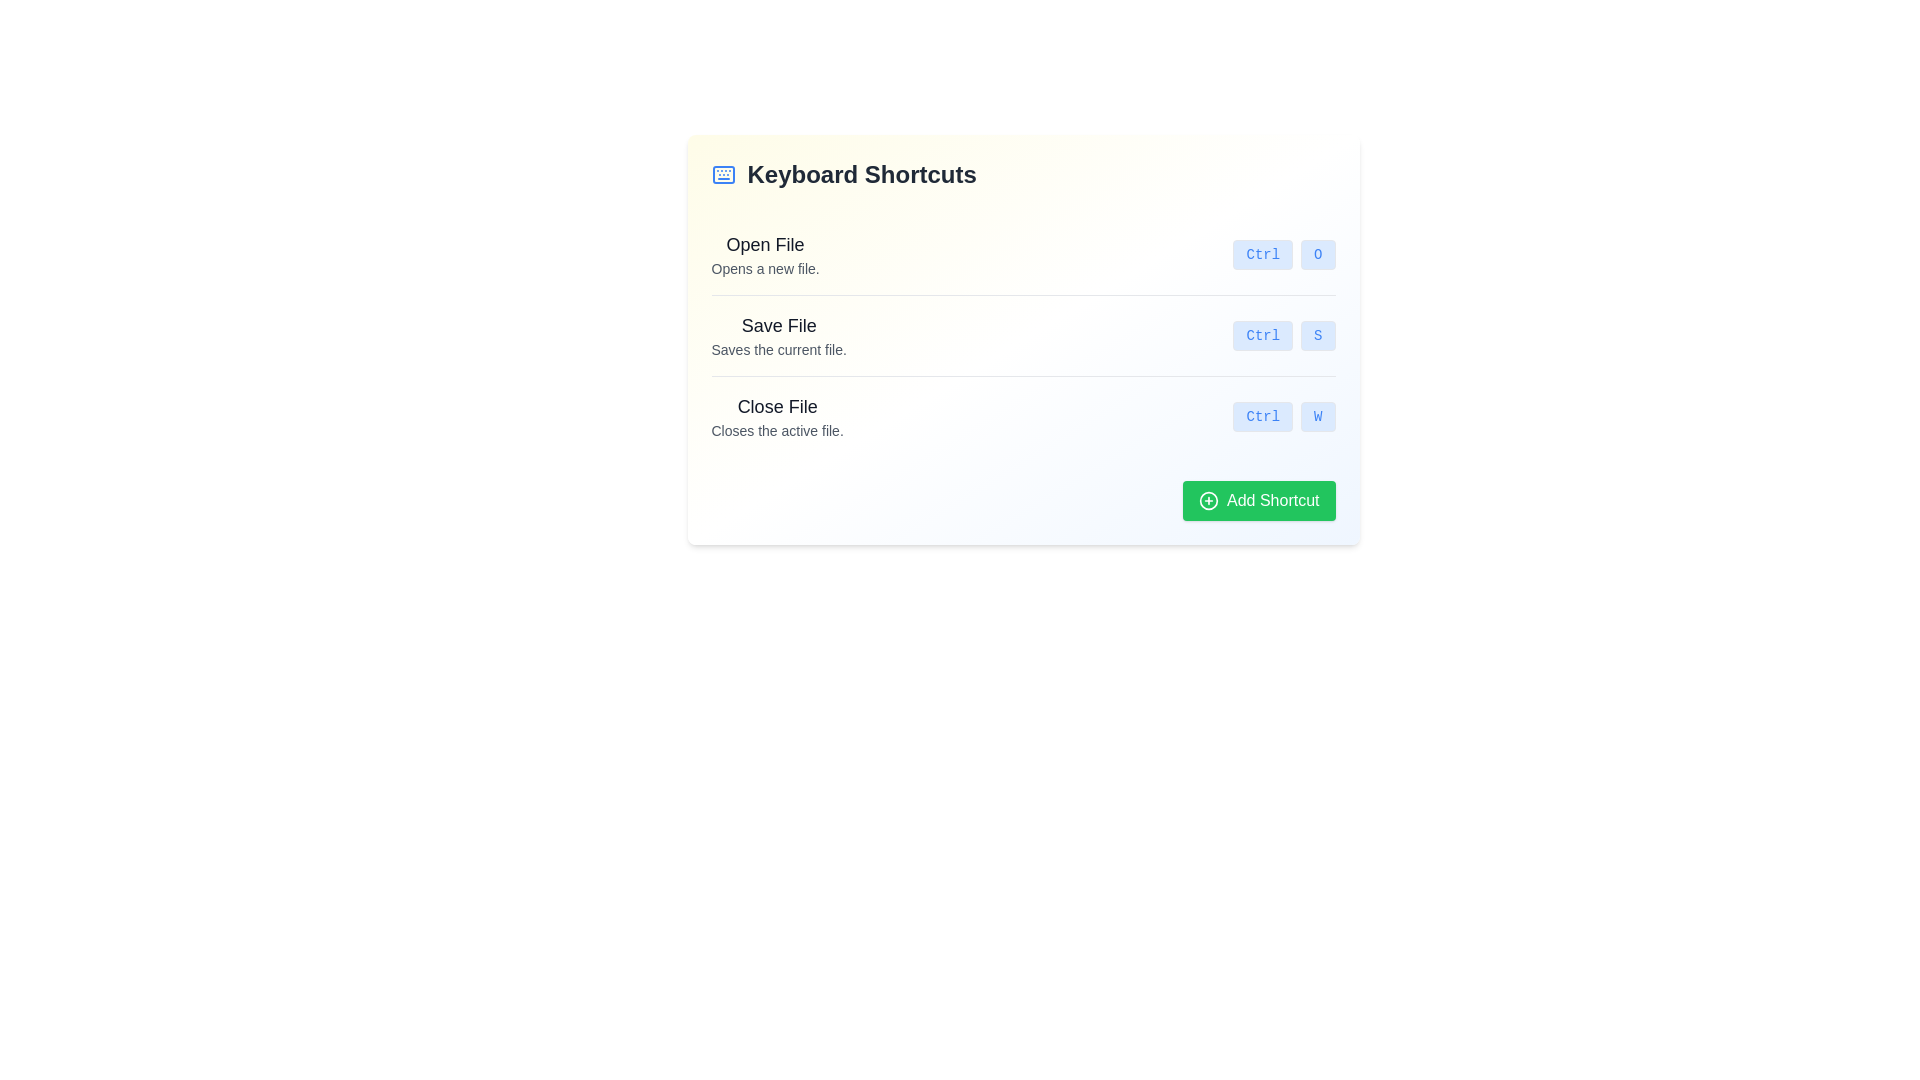  Describe the element at coordinates (1318, 253) in the screenshot. I see `the small button-like component displaying the character 'O' with a blue text color, located to the right of the 'Ctrl' element in the upper-right portion of the interface` at that location.